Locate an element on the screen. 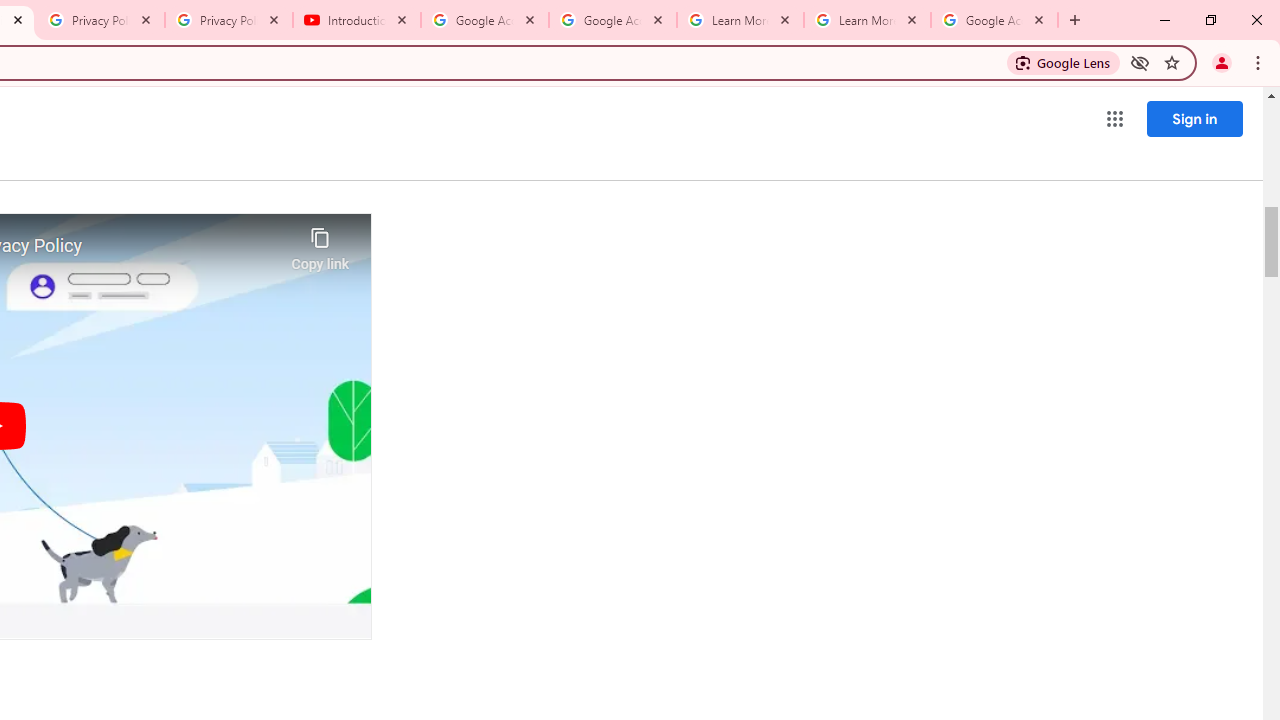 The height and width of the screenshot is (720, 1280). 'Copy link' is located at coordinates (320, 243).